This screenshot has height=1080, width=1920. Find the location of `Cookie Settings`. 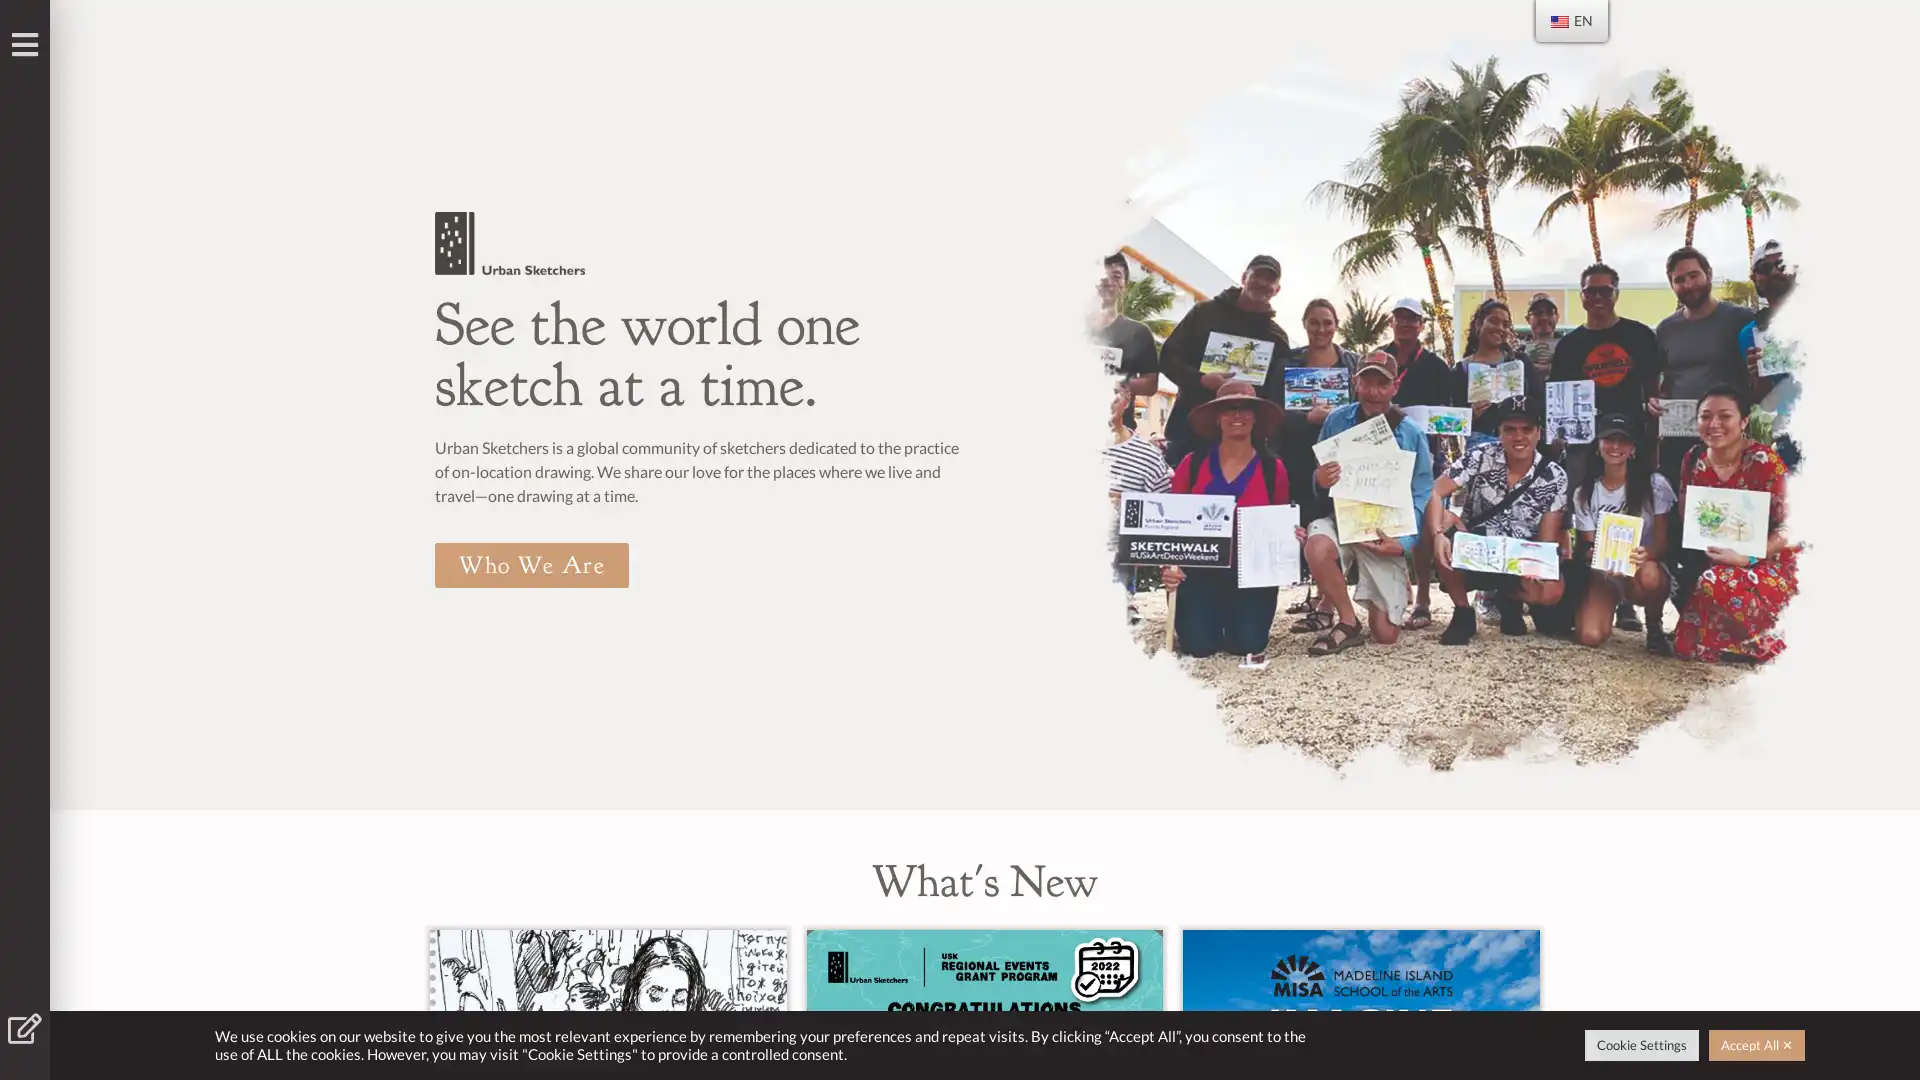

Cookie Settings is located at coordinates (1641, 1044).